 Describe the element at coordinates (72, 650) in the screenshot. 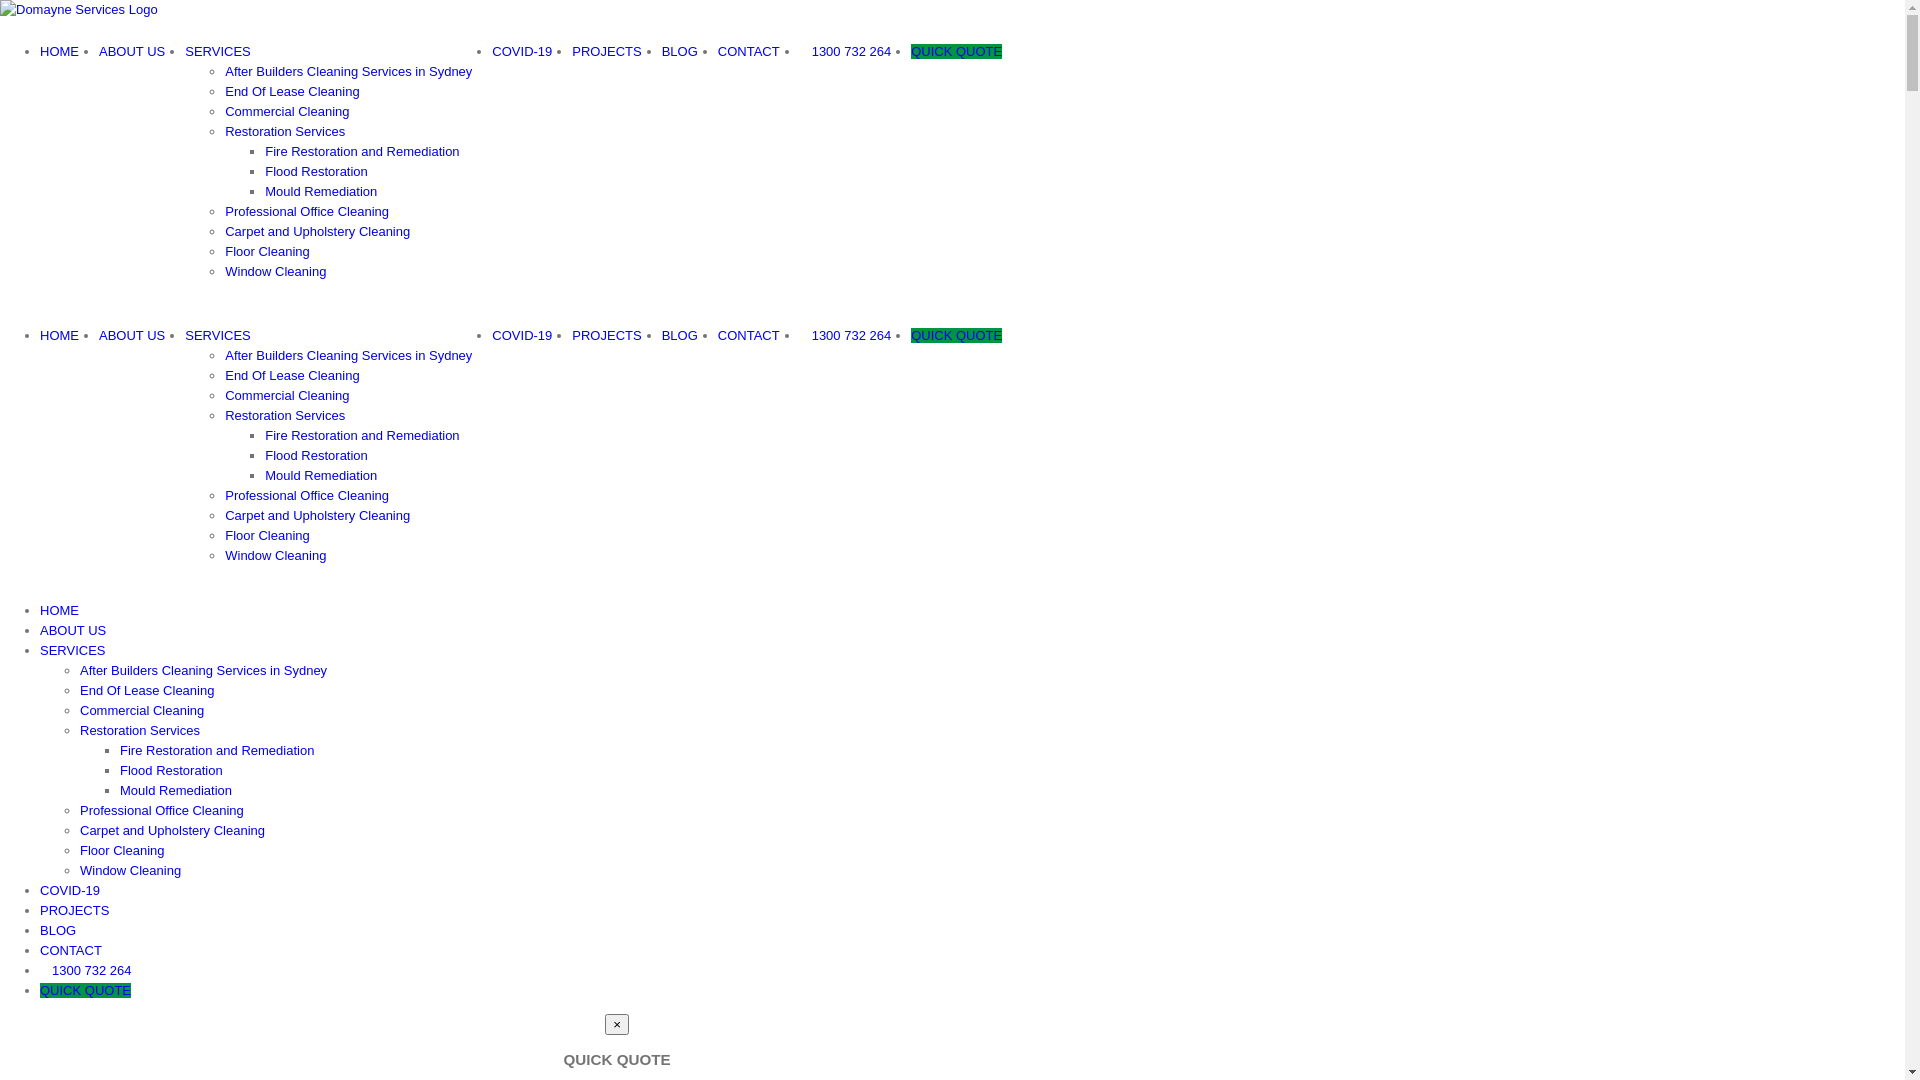

I see `'SERVICES'` at that location.